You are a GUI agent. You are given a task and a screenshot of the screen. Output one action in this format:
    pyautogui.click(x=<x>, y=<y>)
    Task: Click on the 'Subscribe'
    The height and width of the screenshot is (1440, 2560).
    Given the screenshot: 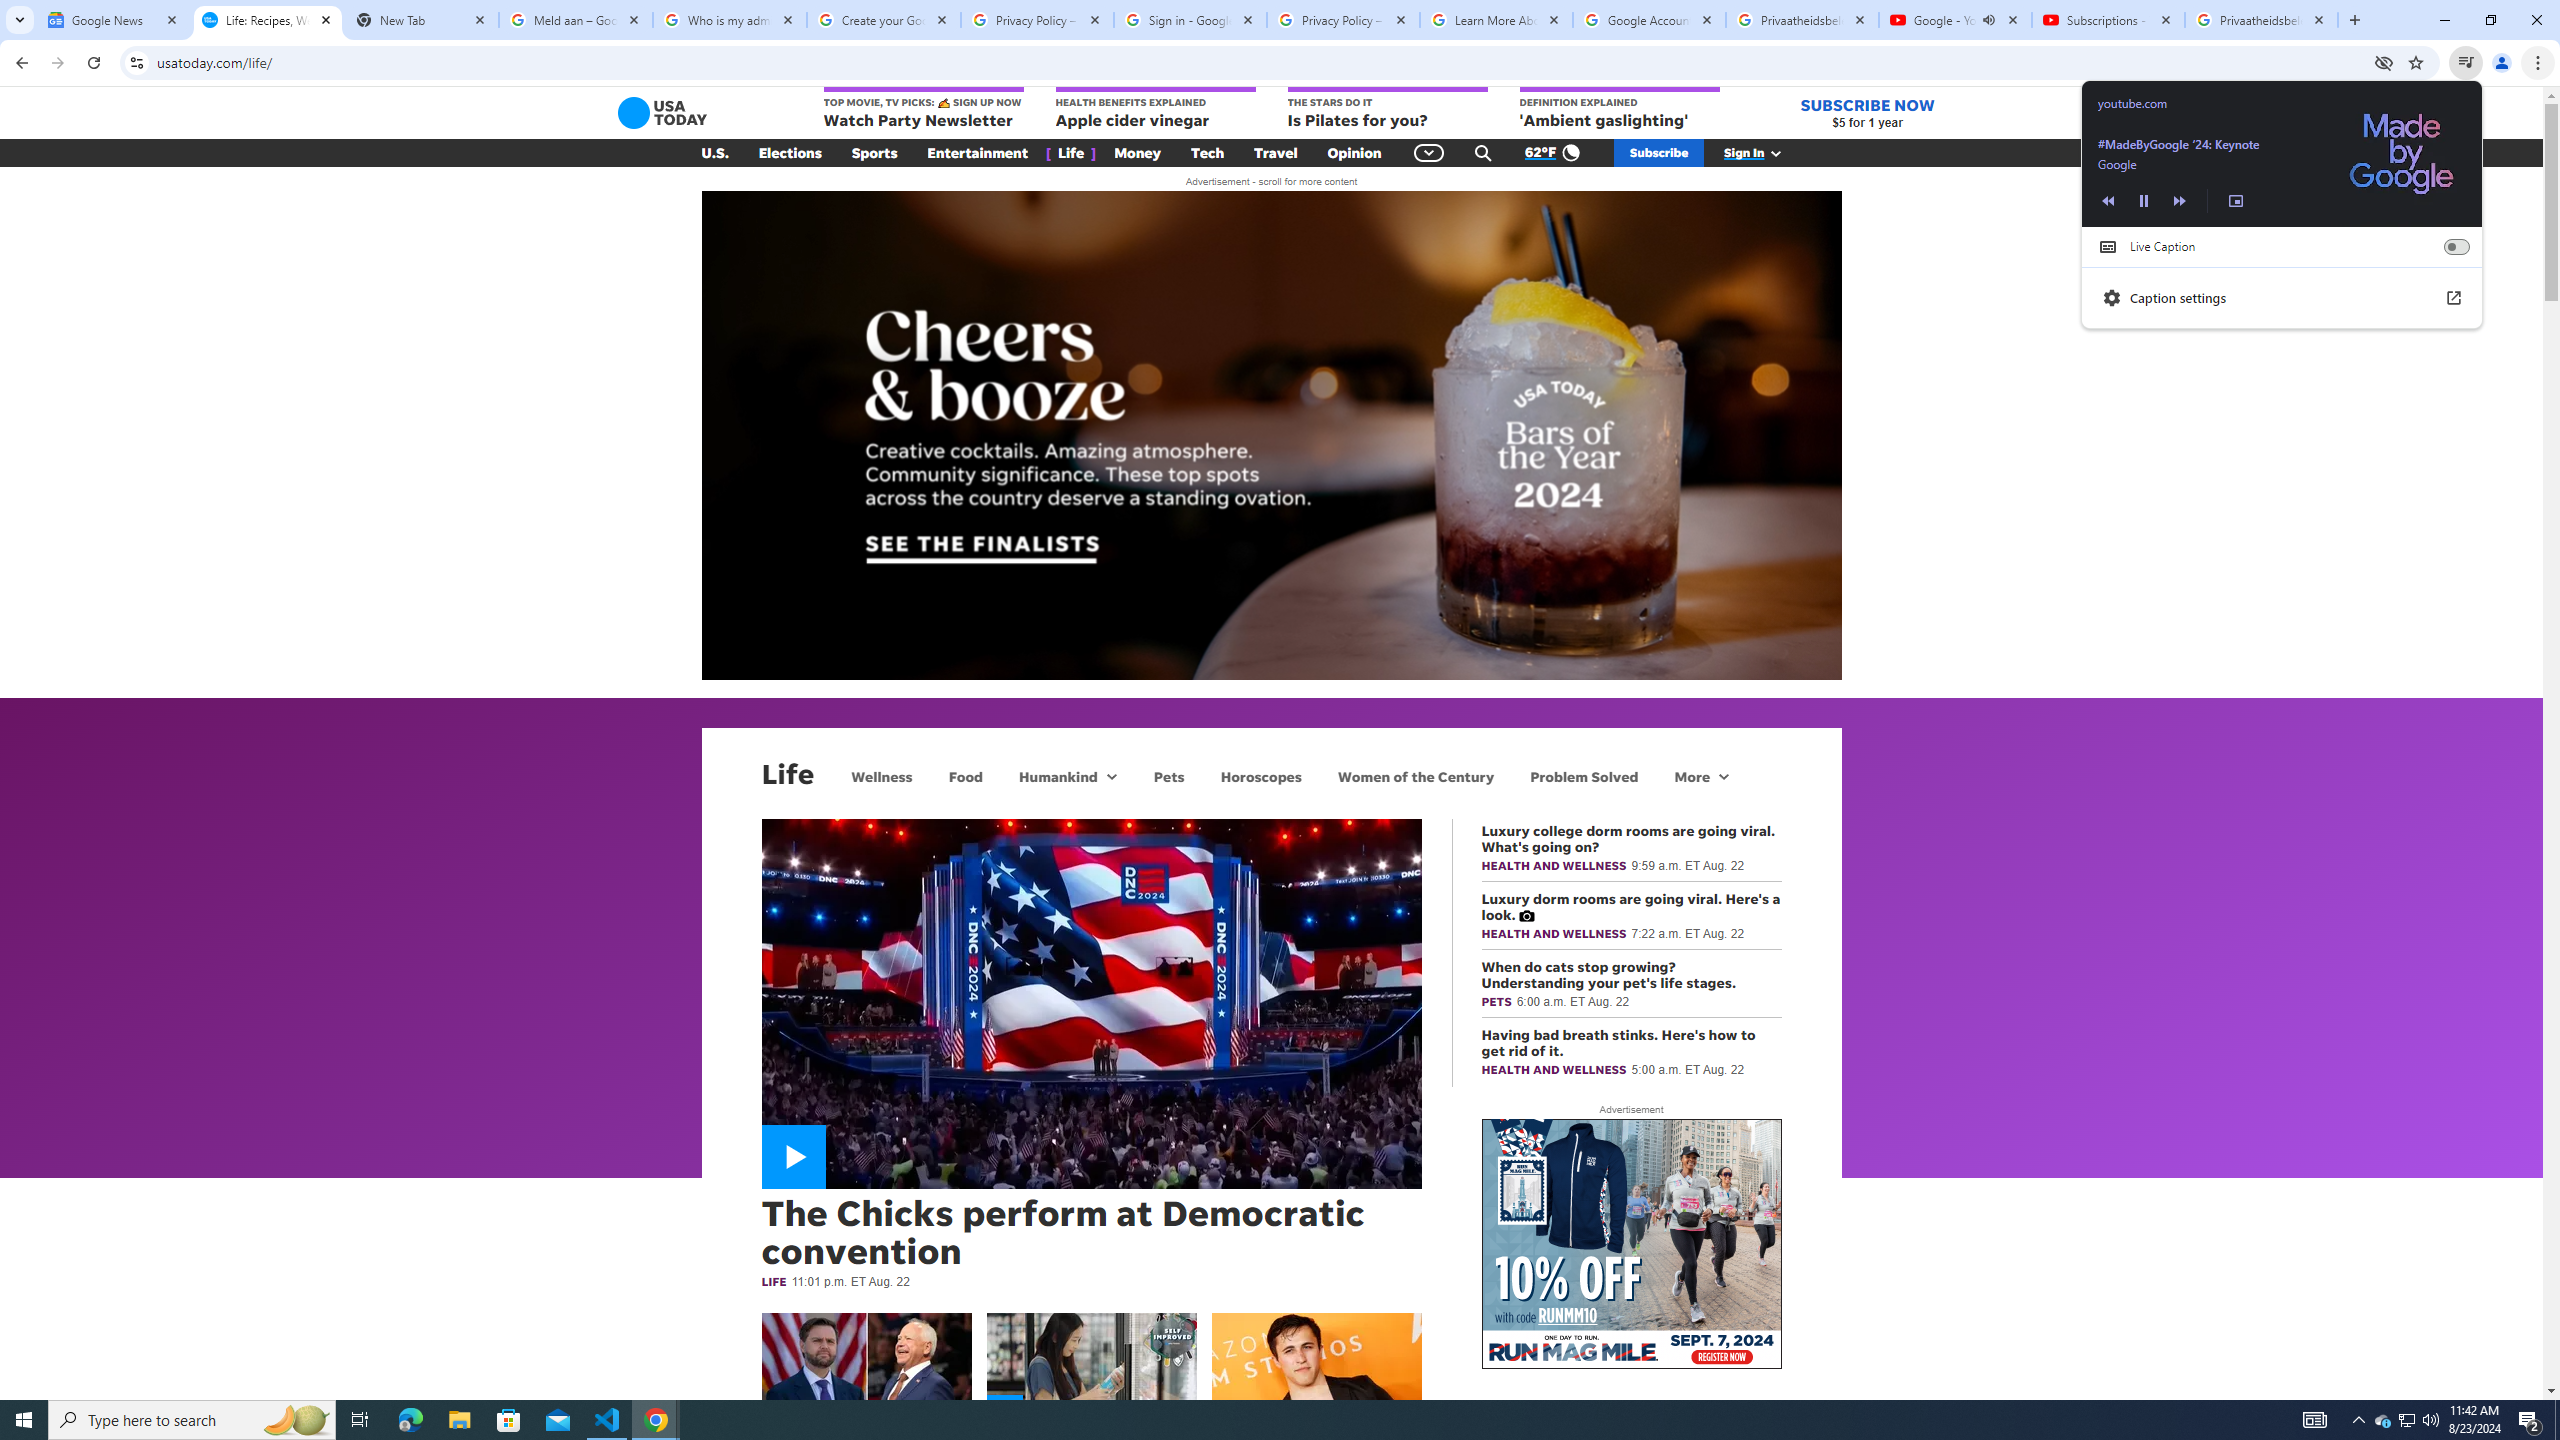 What is the action you would take?
    pyautogui.click(x=1658, y=153)
    